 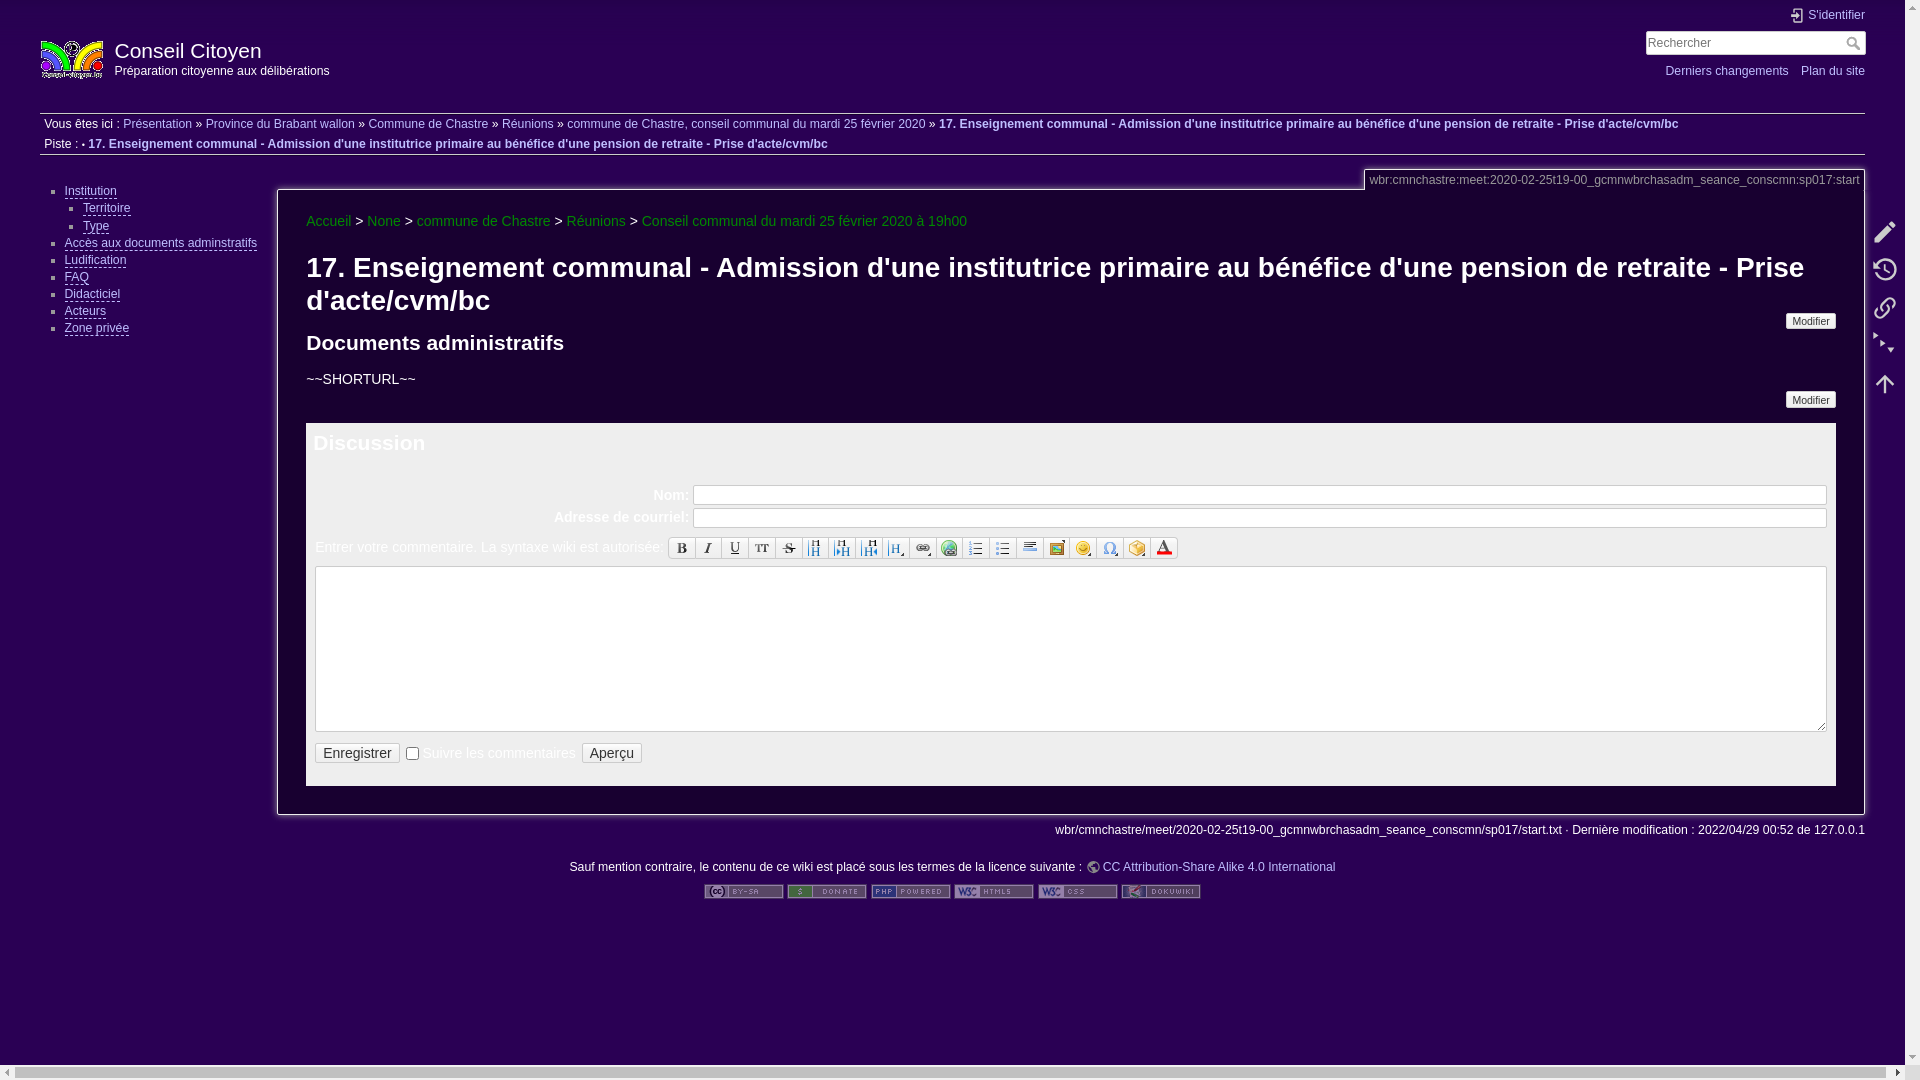 What do you see at coordinates (63, 259) in the screenshot?
I see `'Ludification'` at bounding box center [63, 259].